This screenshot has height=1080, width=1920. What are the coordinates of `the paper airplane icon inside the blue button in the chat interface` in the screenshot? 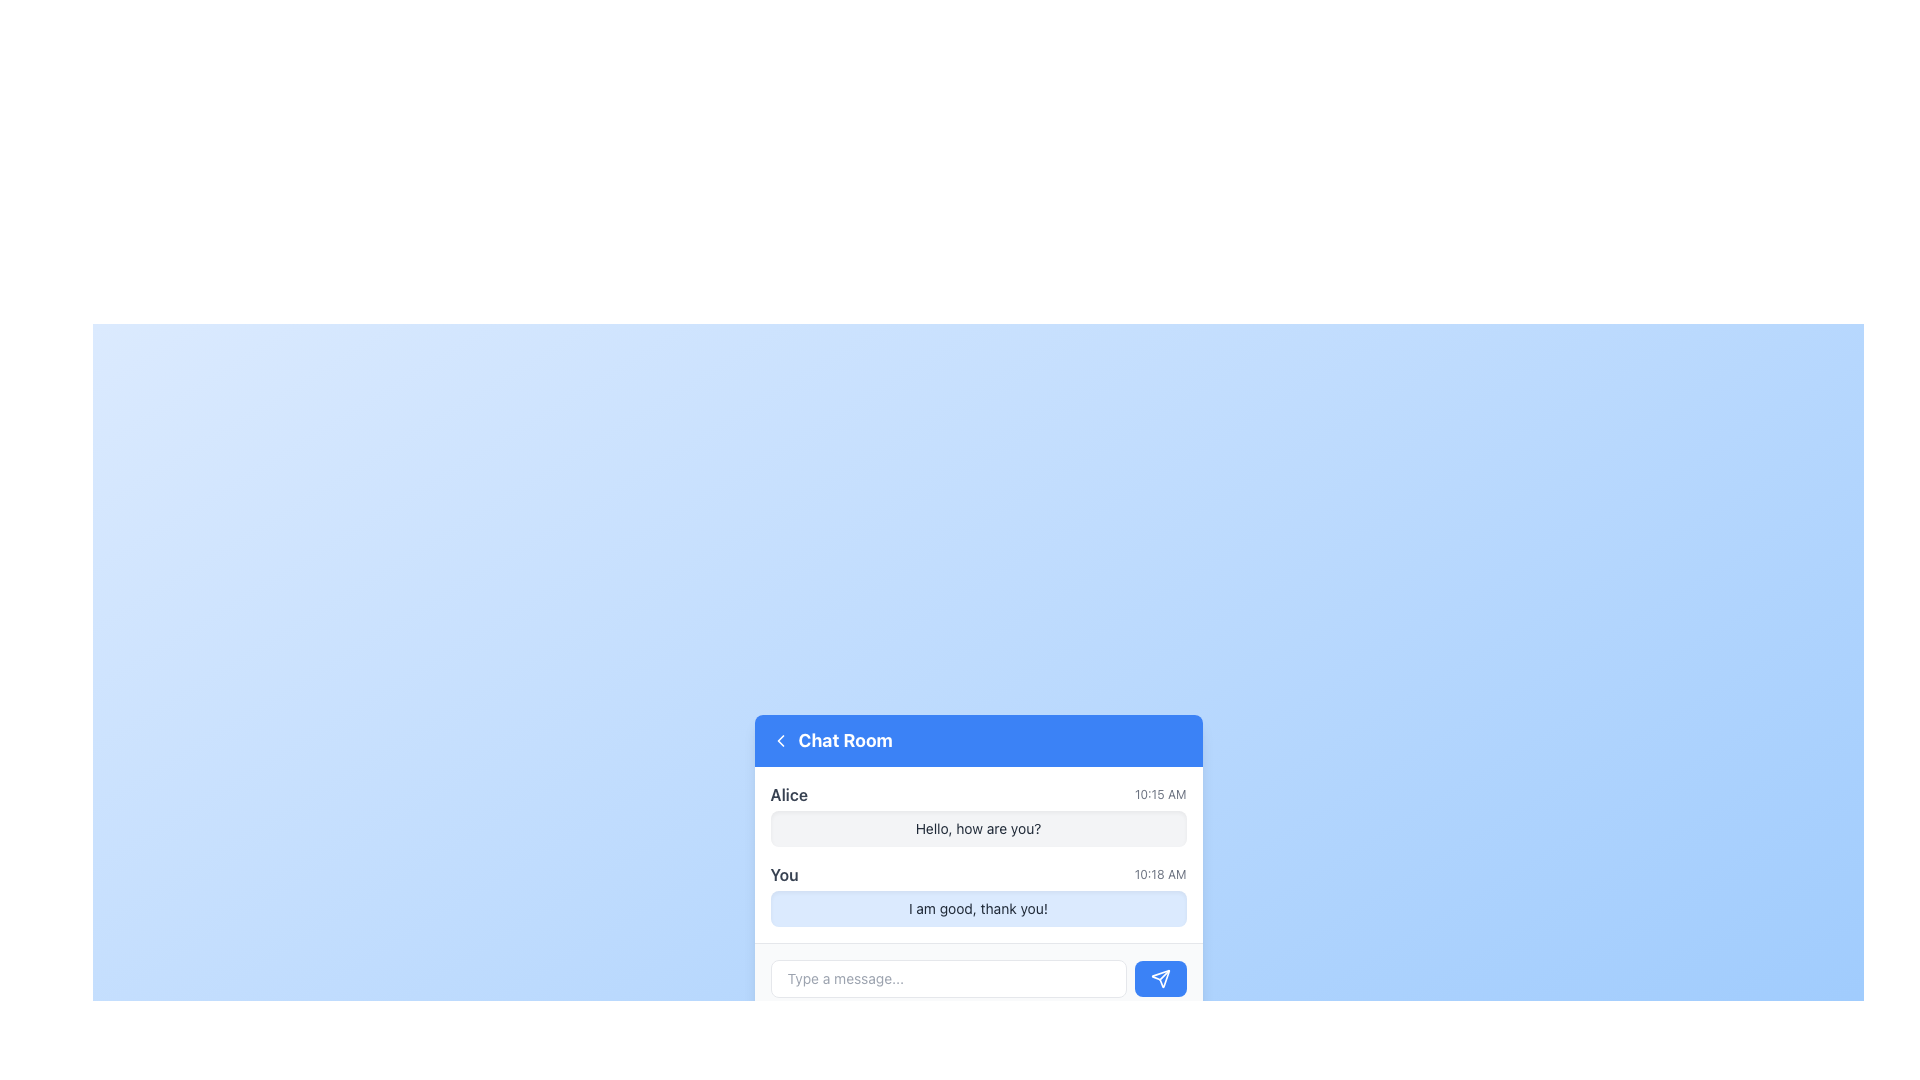 It's located at (1160, 977).